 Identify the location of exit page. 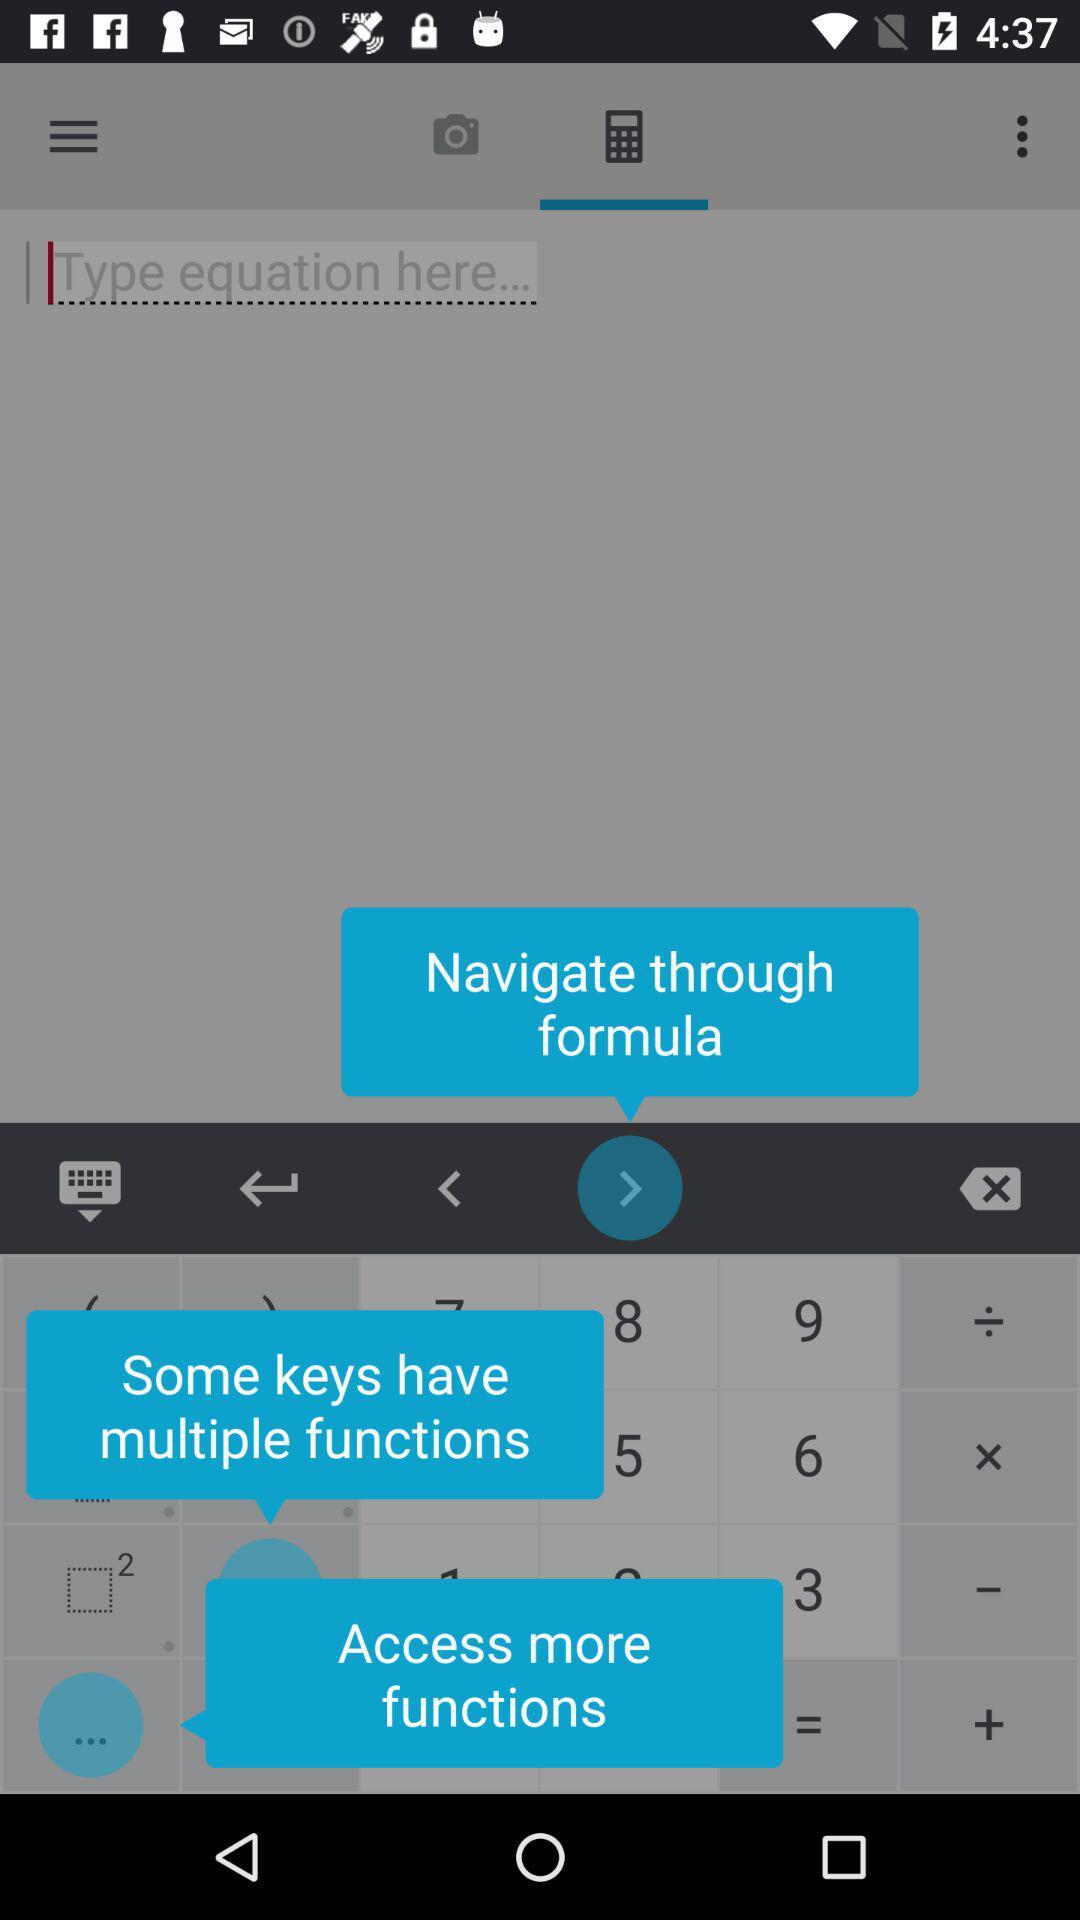
(990, 1188).